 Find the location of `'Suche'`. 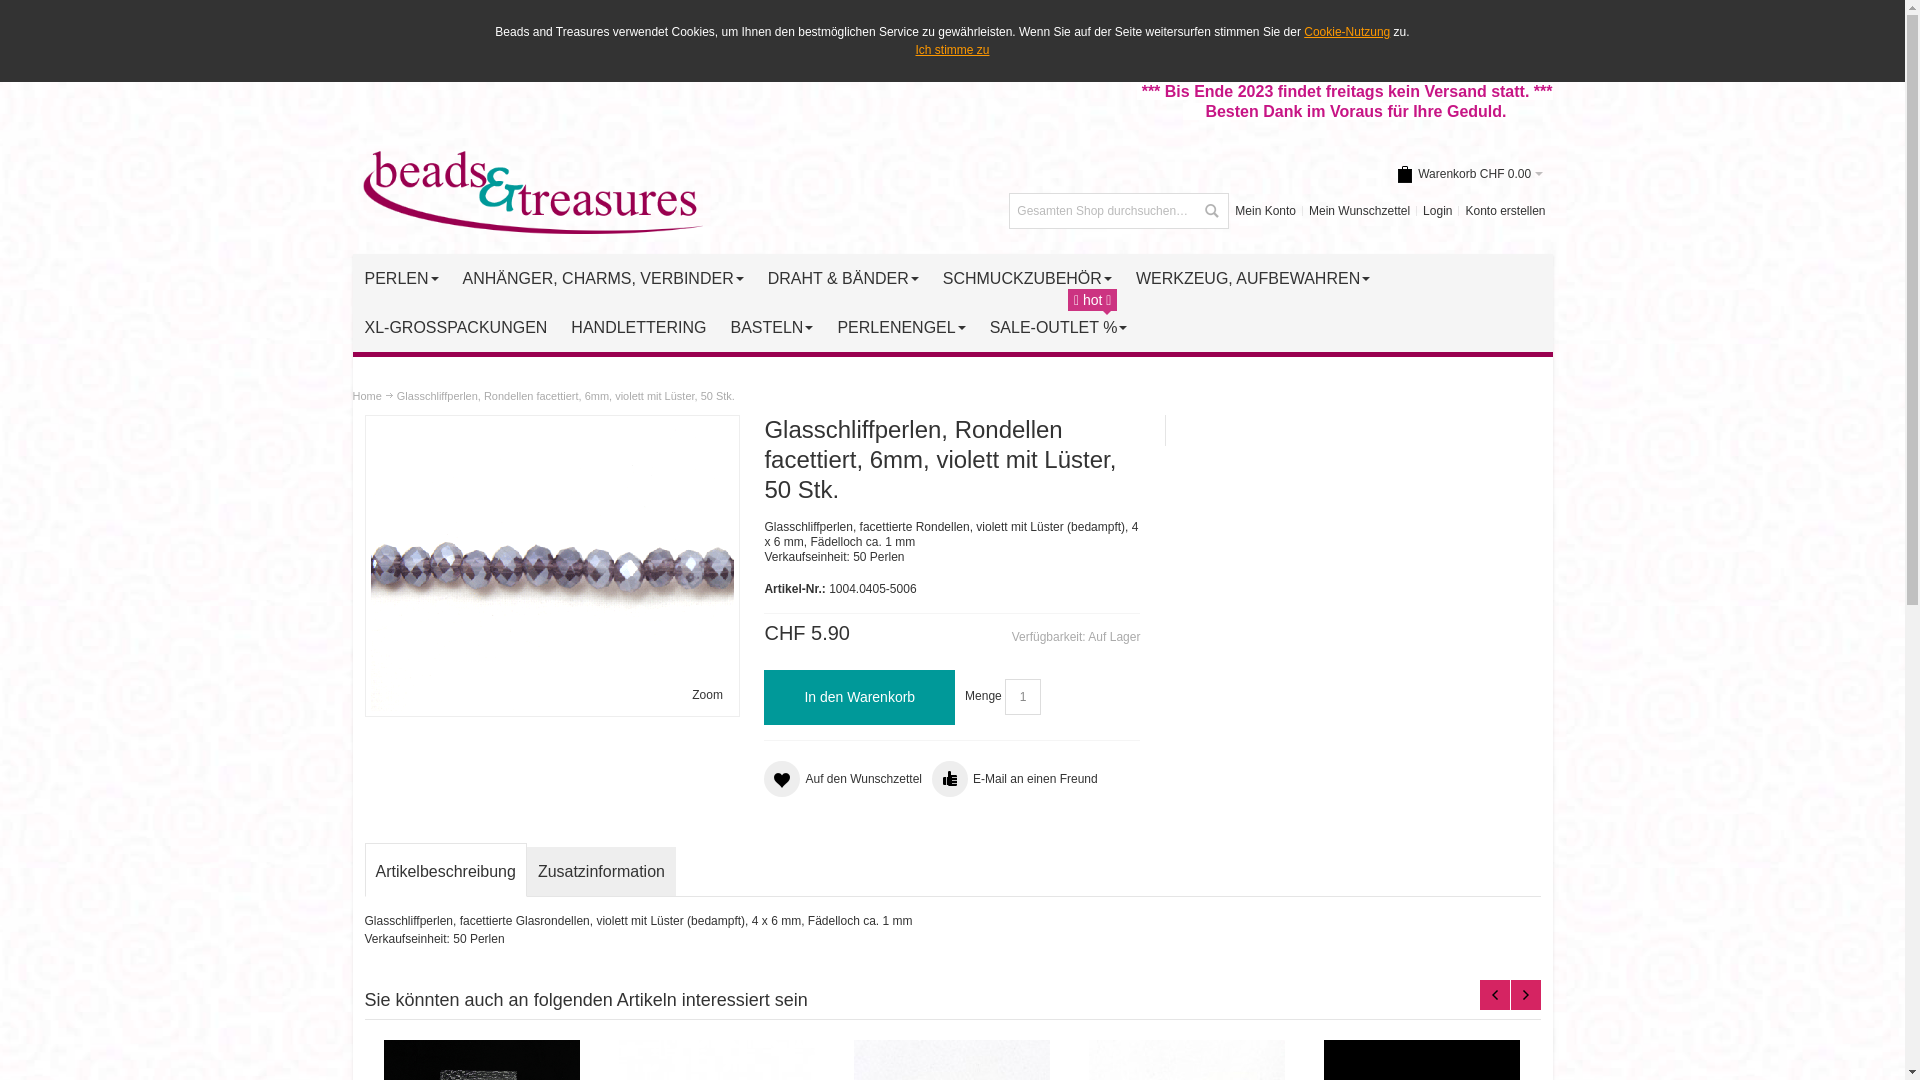

'Suche' is located at coordinates (1209, 211).